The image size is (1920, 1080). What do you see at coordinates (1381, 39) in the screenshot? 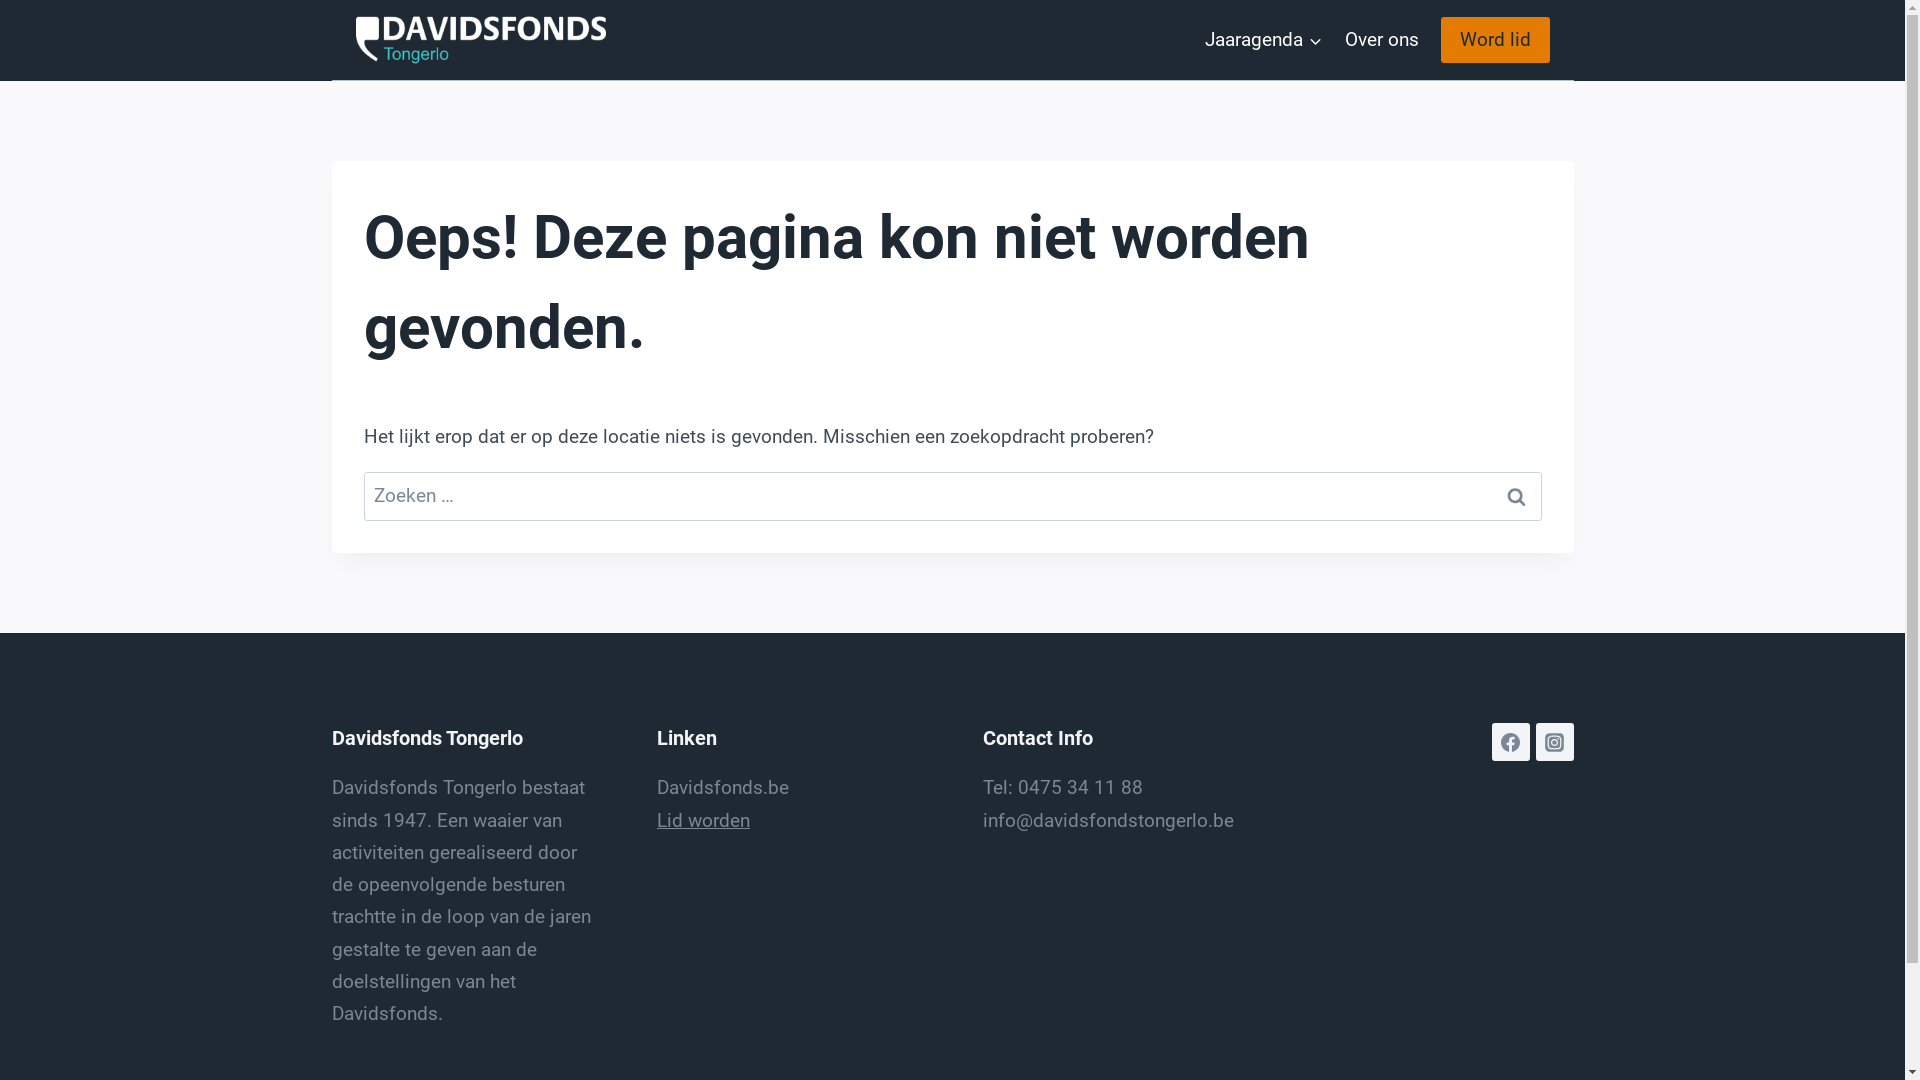
I see `'Over ons'` at bounding box center [1381, 39].